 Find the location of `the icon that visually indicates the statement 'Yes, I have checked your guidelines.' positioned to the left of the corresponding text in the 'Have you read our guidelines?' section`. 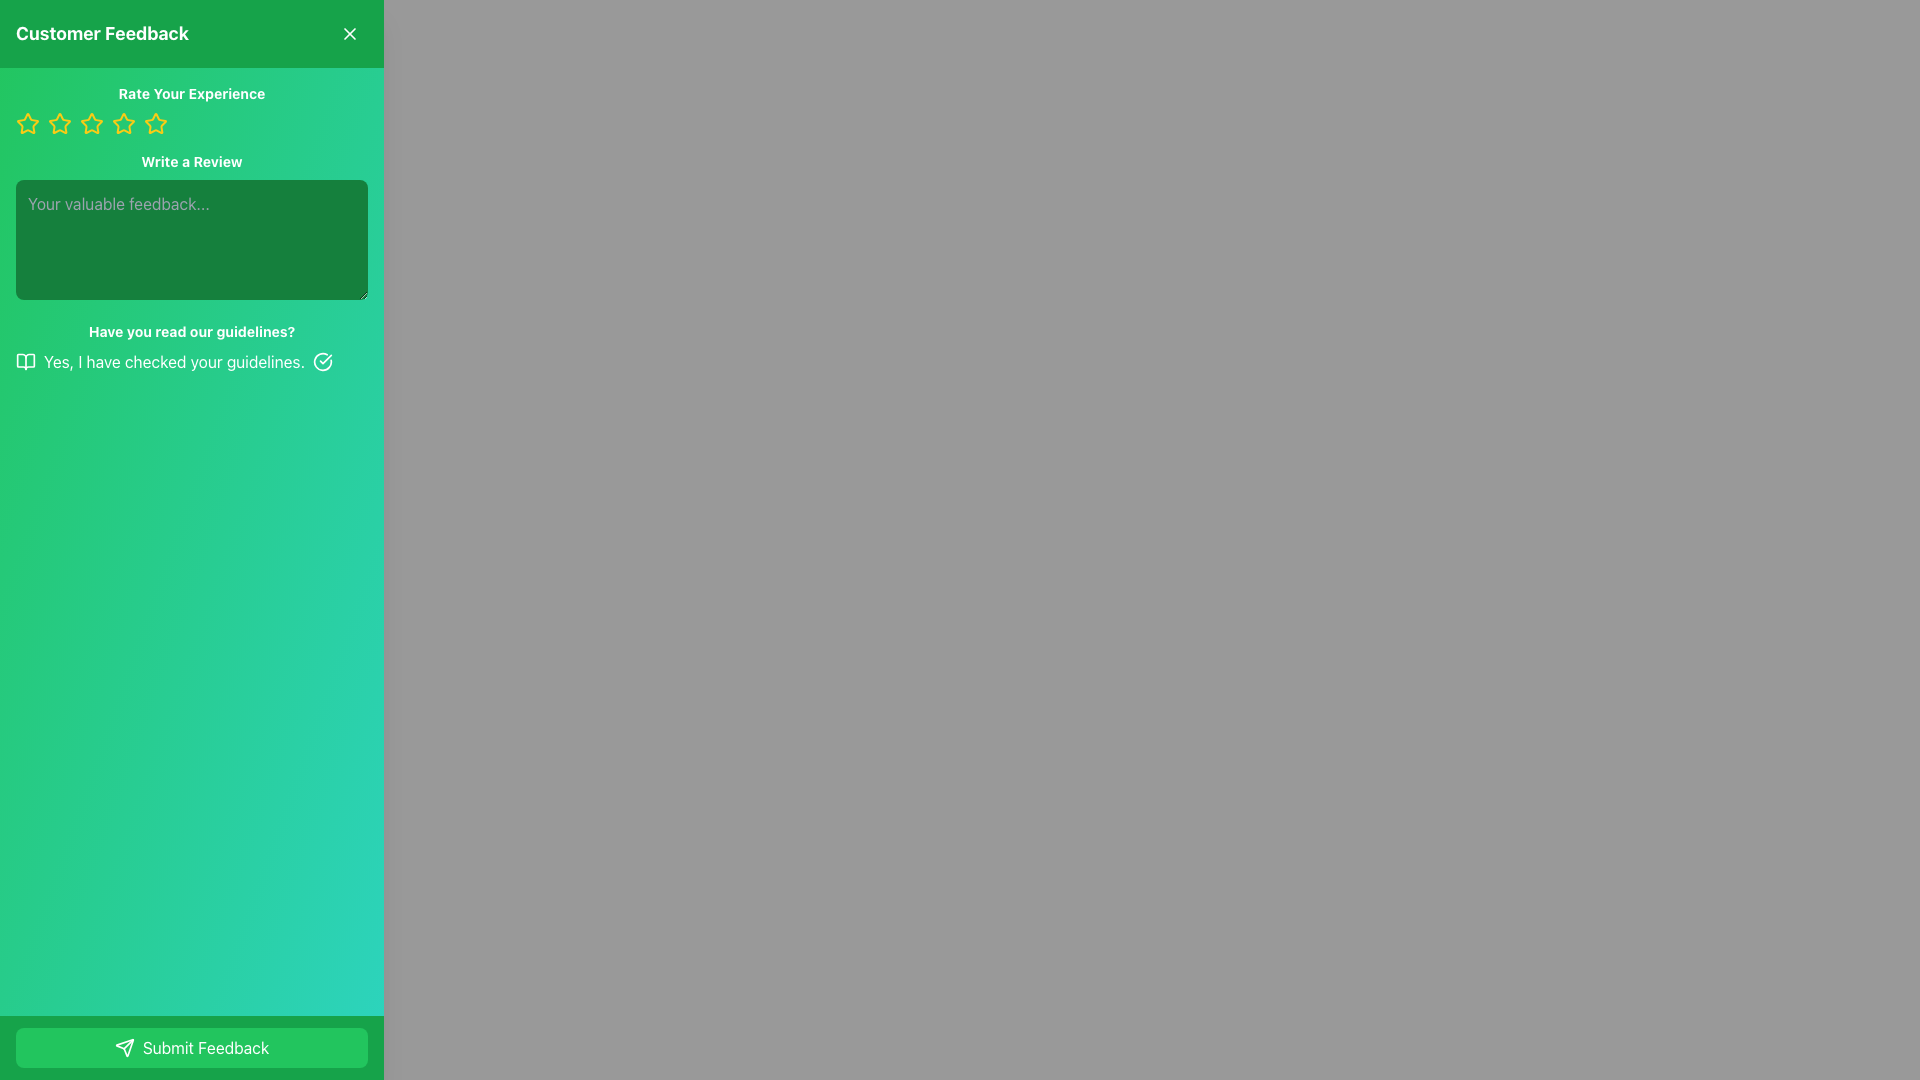

the icon that visually indicates the statement 'Yes, I have checked your guidelines.' positioned to the left of the corresponding text in the 'Have you read our guidelines?' section is located at coordinates (25, 362).